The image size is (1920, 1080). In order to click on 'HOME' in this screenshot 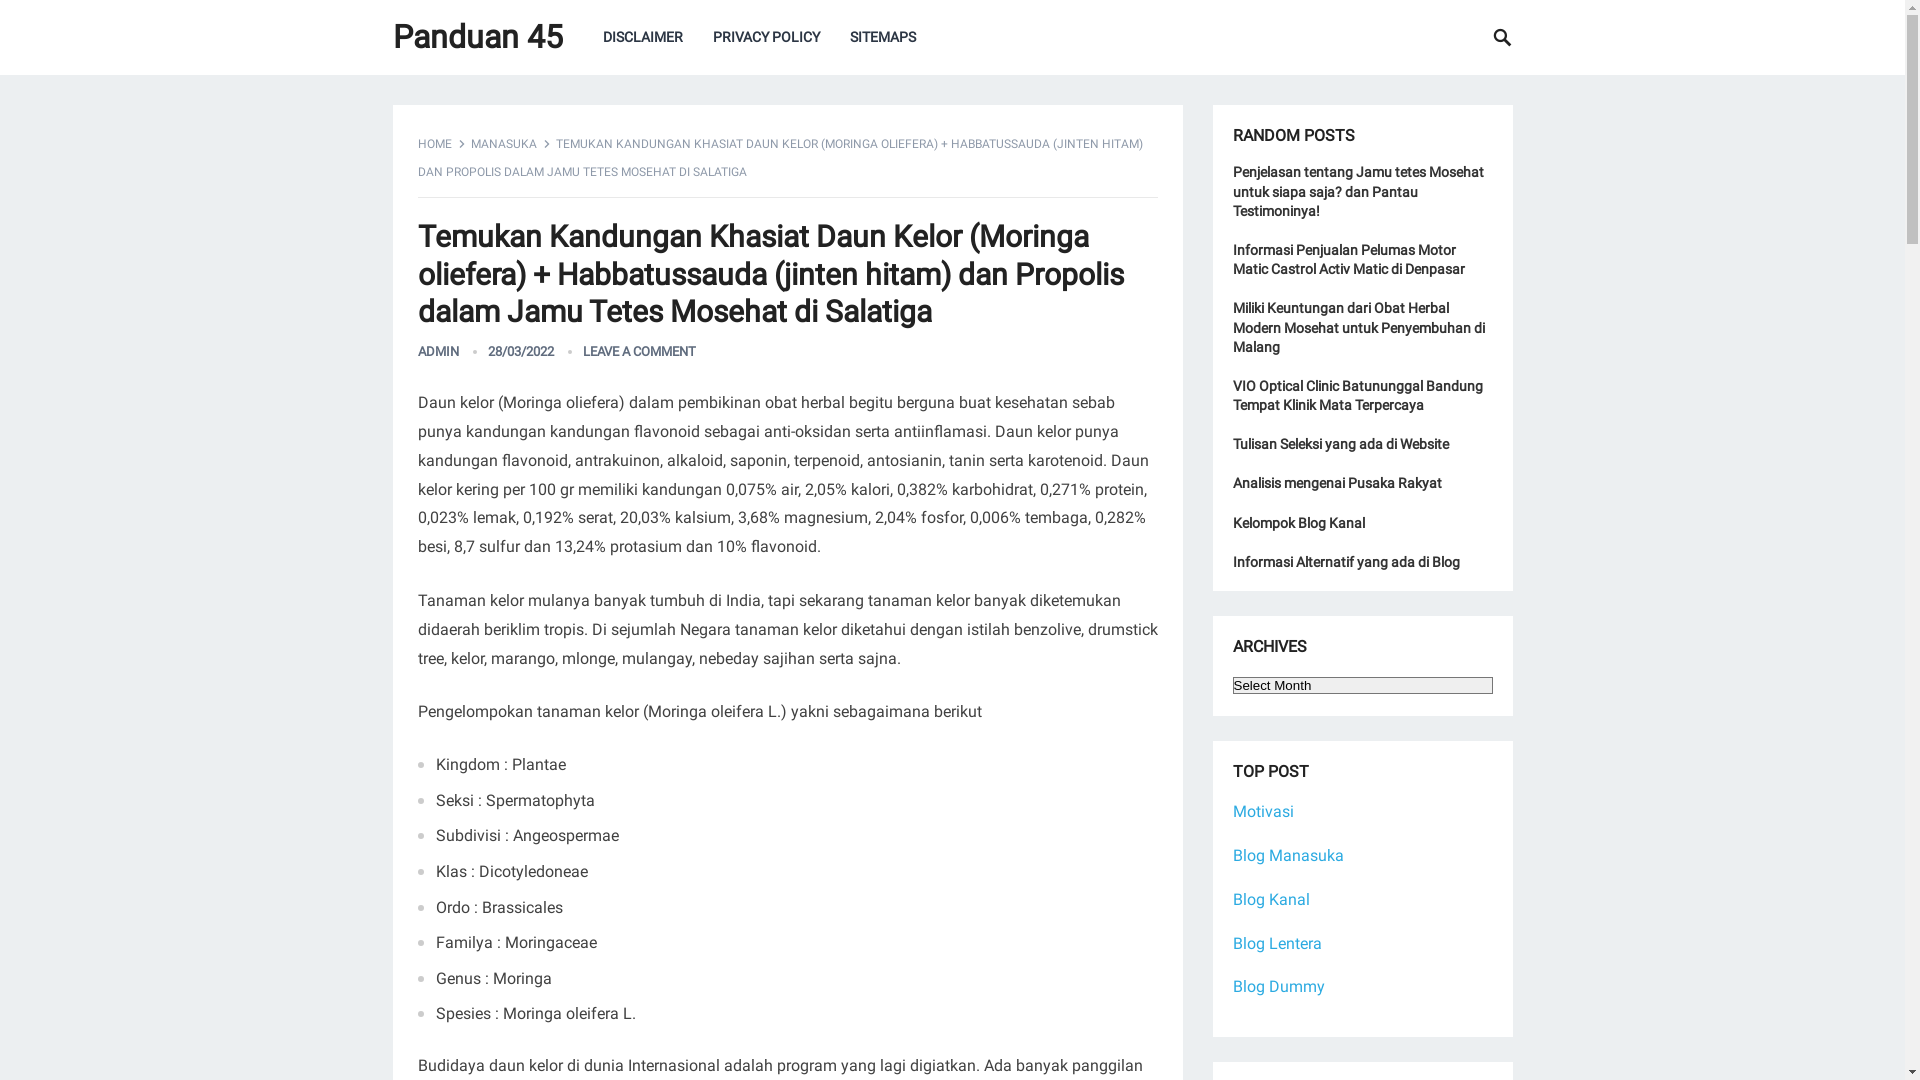, I will do `click(440, 142)`.